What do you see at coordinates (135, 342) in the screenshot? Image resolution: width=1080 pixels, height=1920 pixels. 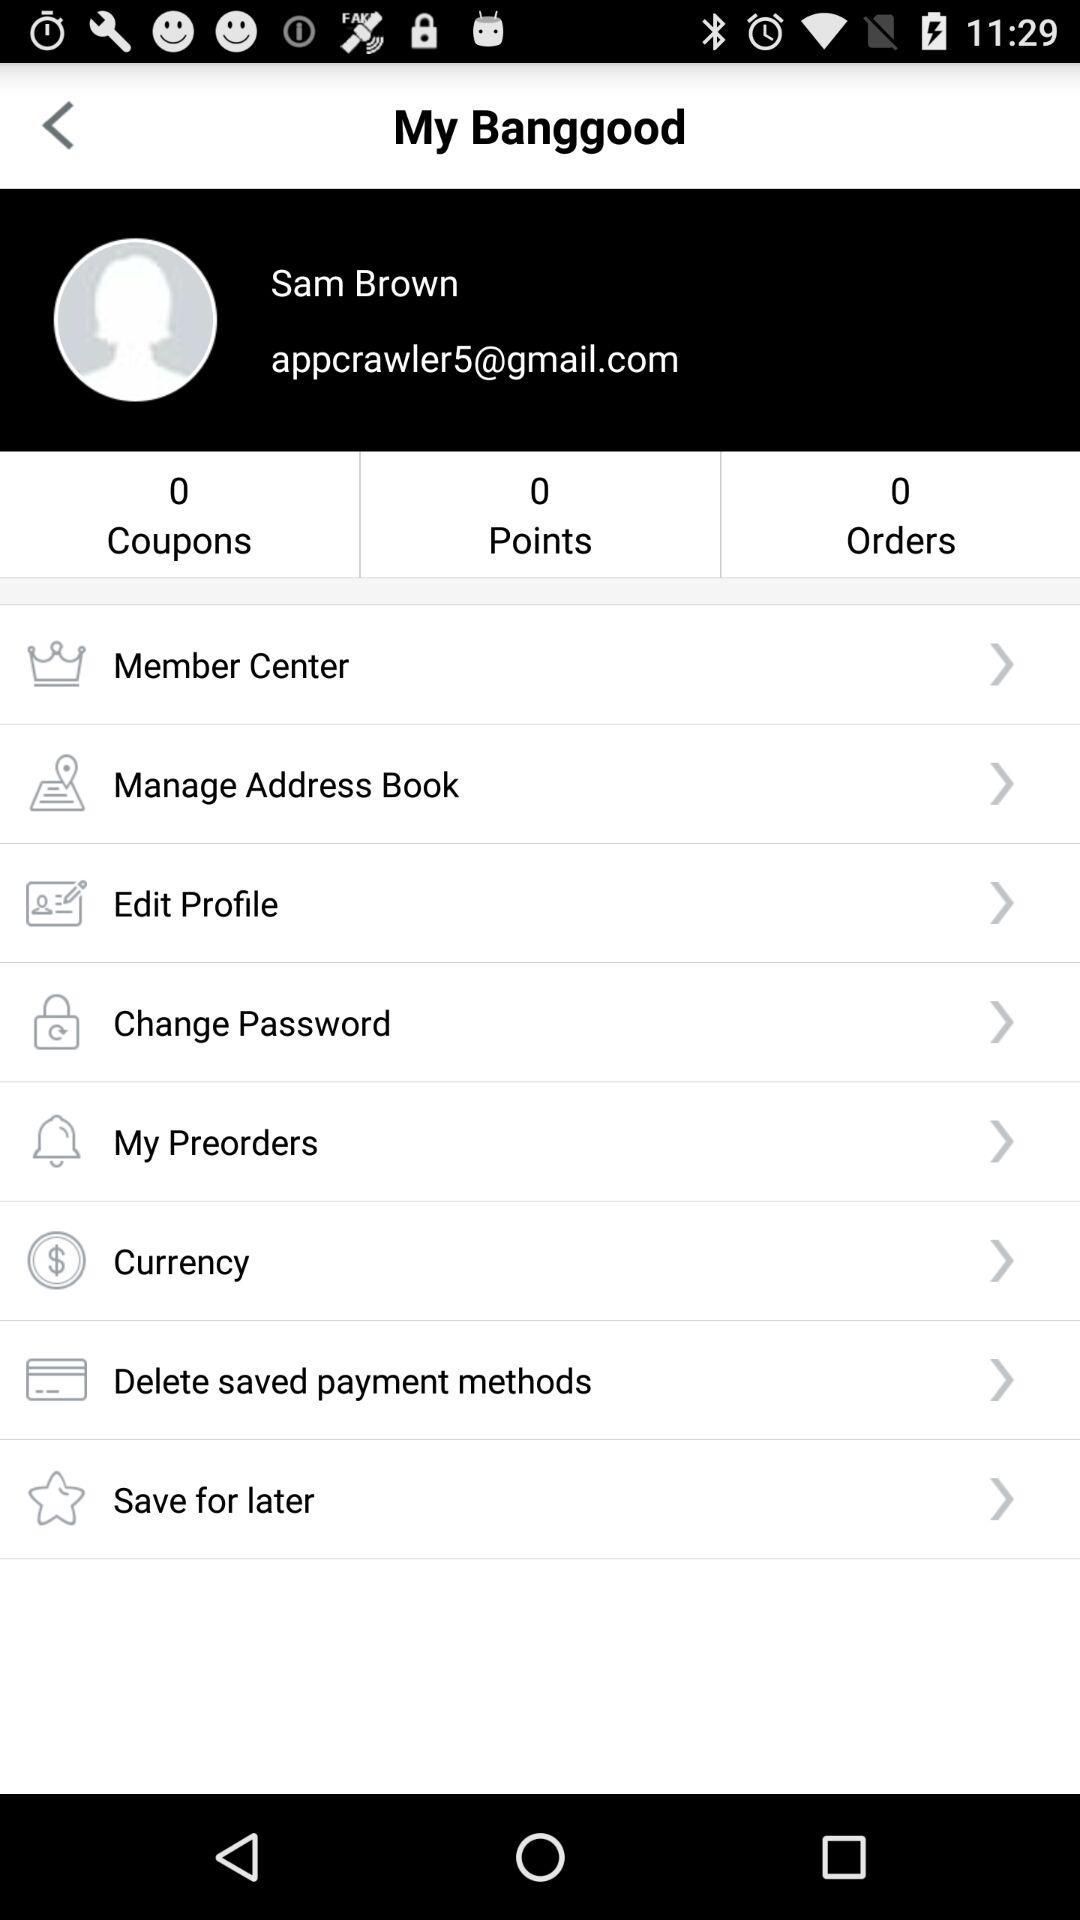 I see `the avatar icon` at bounding box center [135, 342].